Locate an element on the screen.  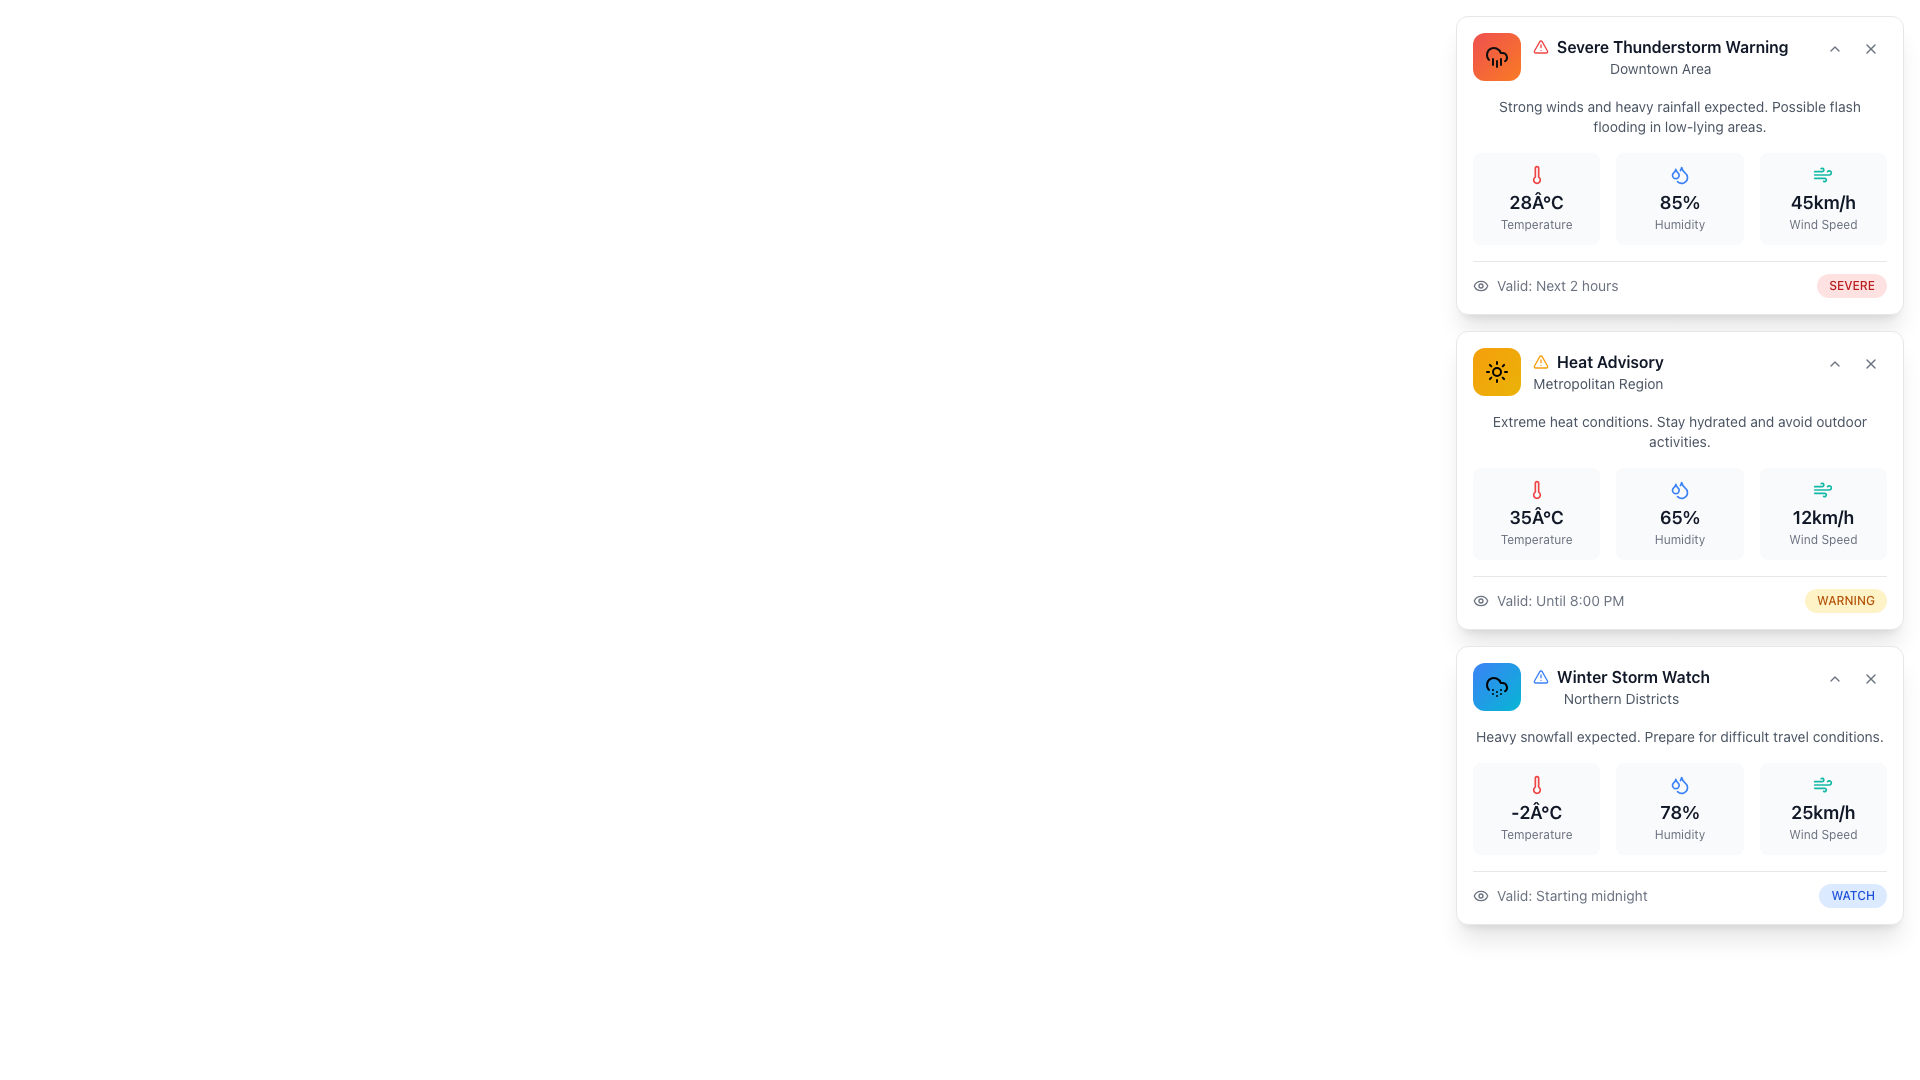
the Text label that conveys temporal information about the validity of the associated warning, located in the bottom section of the 'Severe Thunderstorm Warning' card, directly to the right of the eye icon is located at coordinates (1556, 285).